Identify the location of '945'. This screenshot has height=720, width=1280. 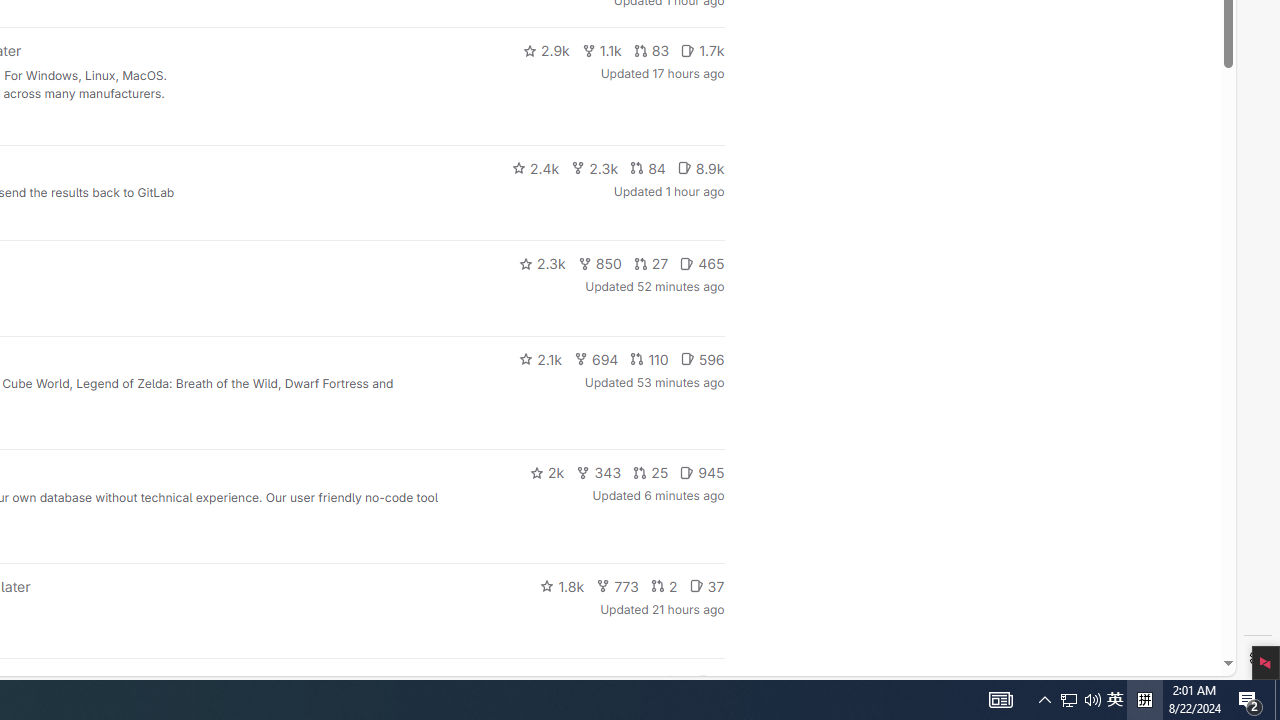
(702, 473).